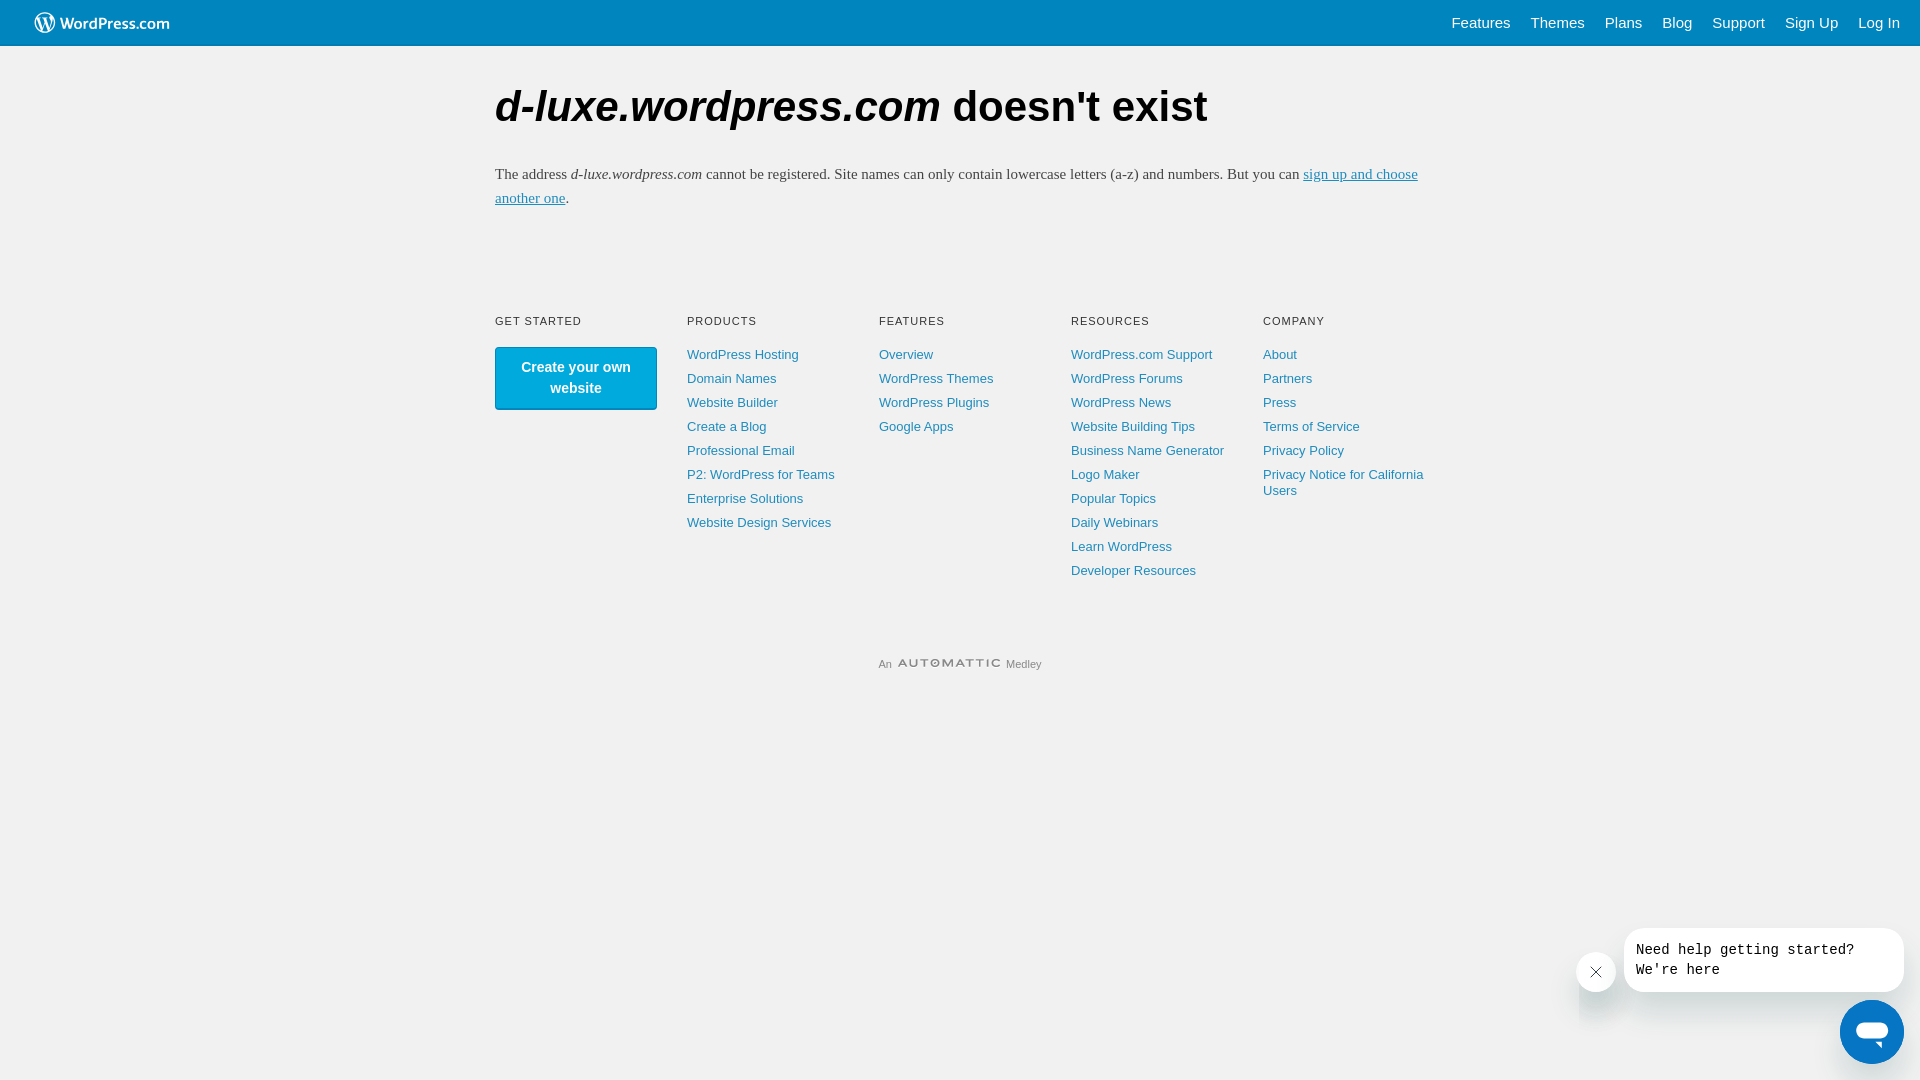 The width and height of the screenshot is (1920, 1080). Describe the element at coordinates (1278, 402) in the screenshot. I see `'Press'` at that location.